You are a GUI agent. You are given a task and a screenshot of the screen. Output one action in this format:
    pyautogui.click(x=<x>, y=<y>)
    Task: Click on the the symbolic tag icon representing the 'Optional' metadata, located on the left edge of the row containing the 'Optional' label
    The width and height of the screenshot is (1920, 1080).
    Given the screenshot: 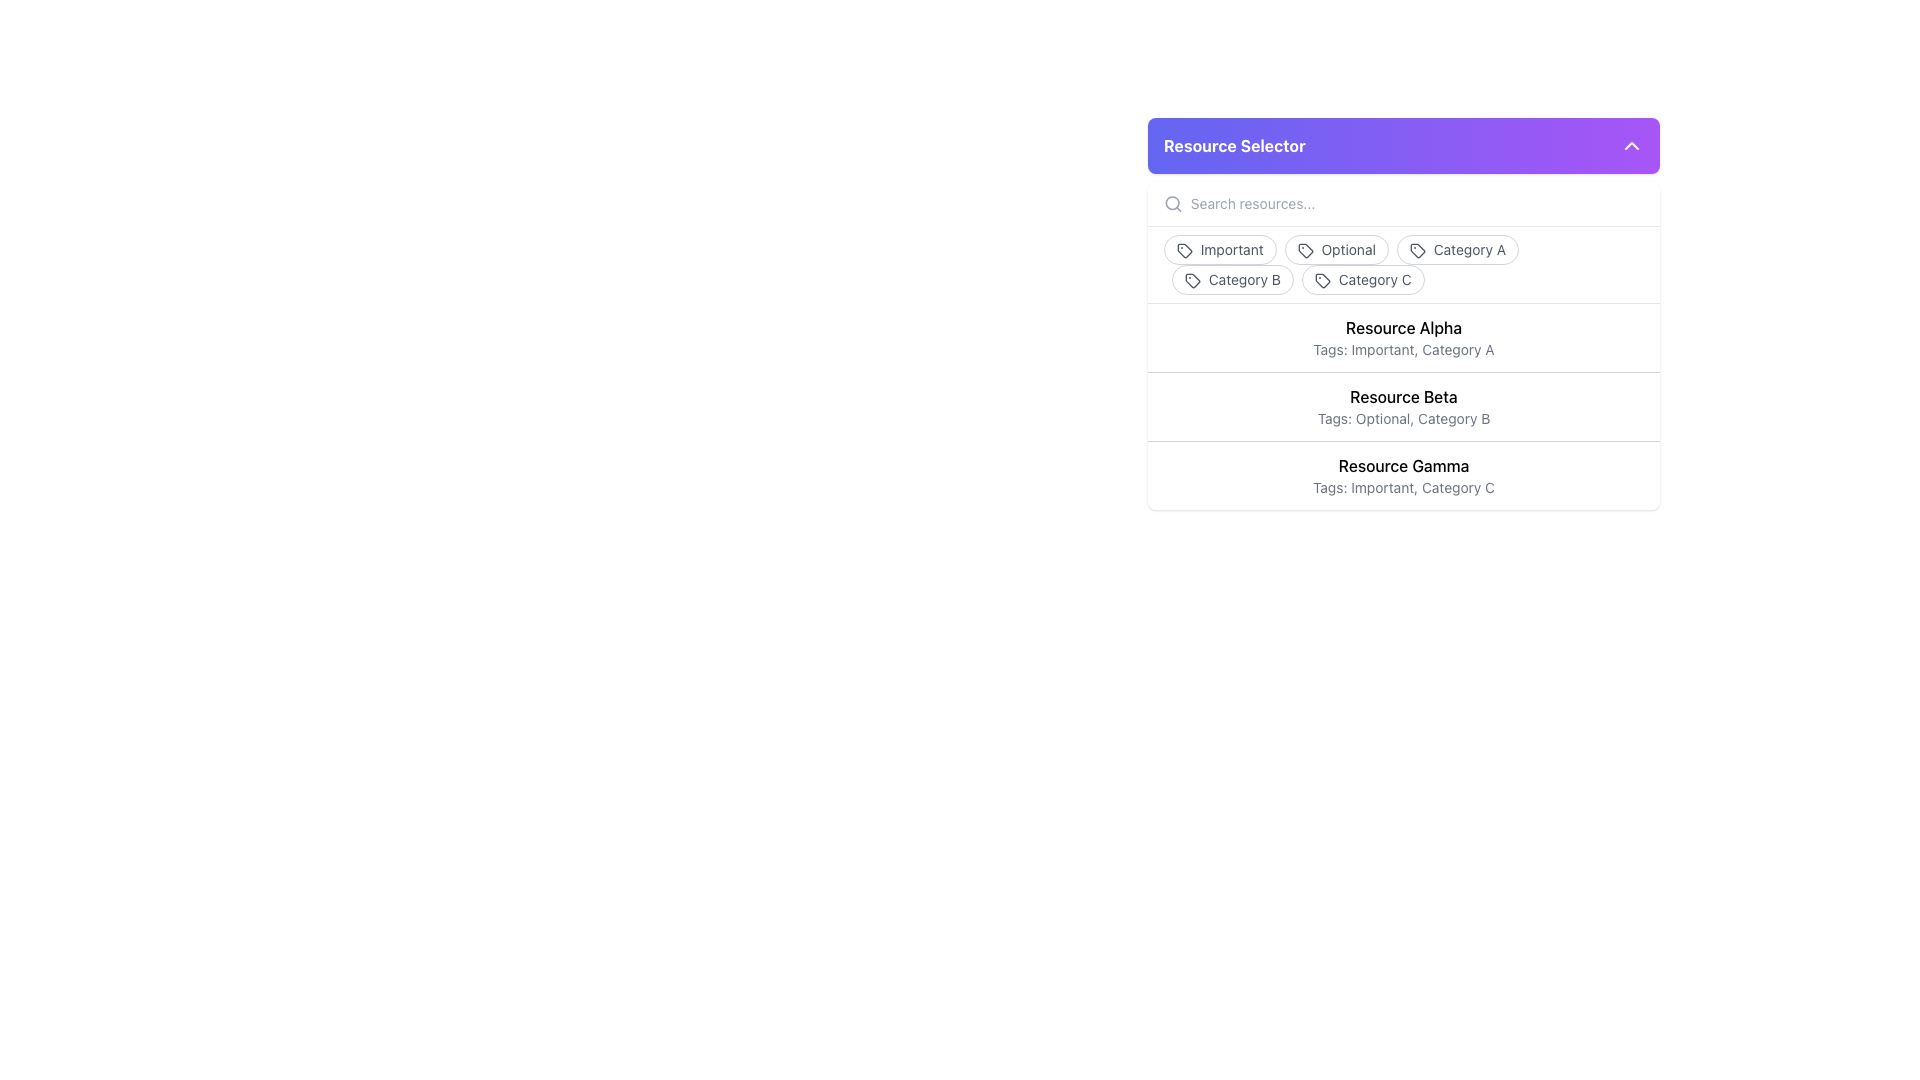 What is the action you would take?
    pyautogui.click(x=1305, y=250)
    